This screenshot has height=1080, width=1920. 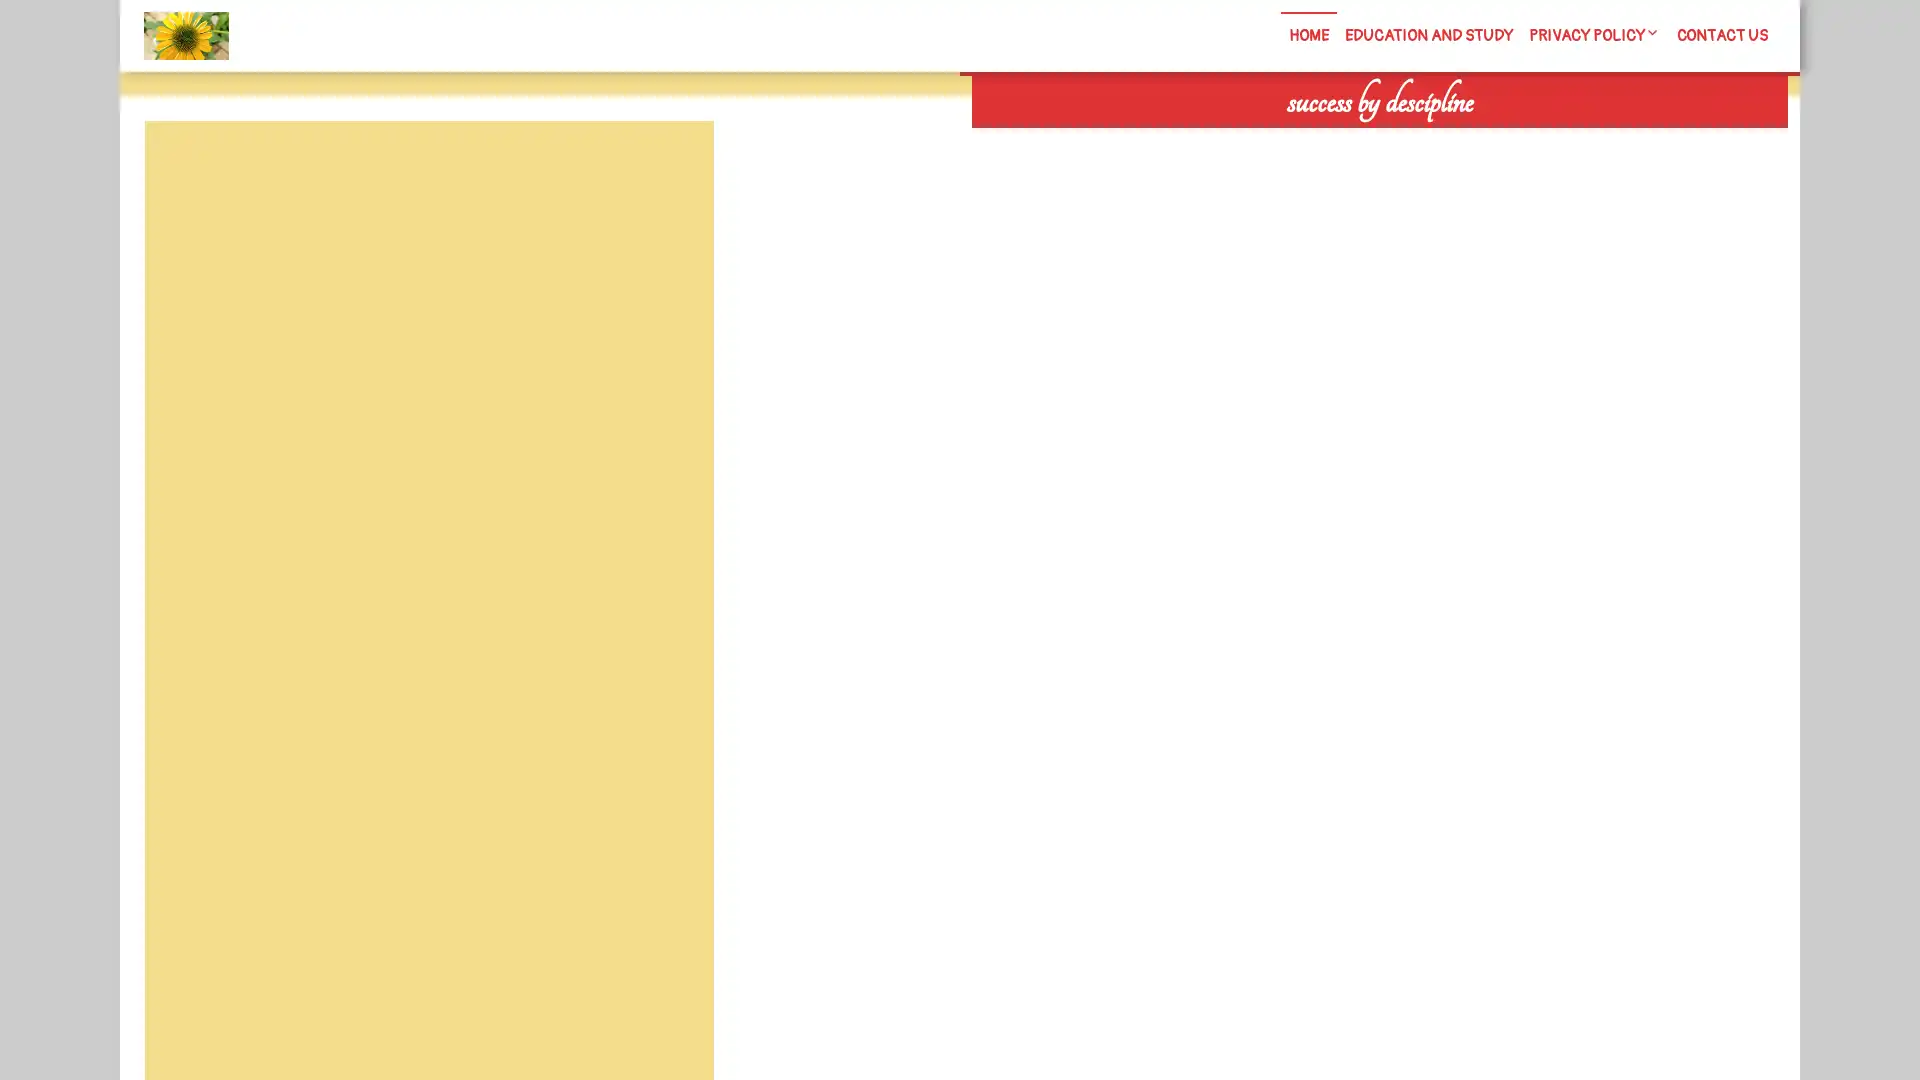 What do you see at coordinates (667, 168) in the screenshot?
I see `Search` at bounding box center [667, 168].